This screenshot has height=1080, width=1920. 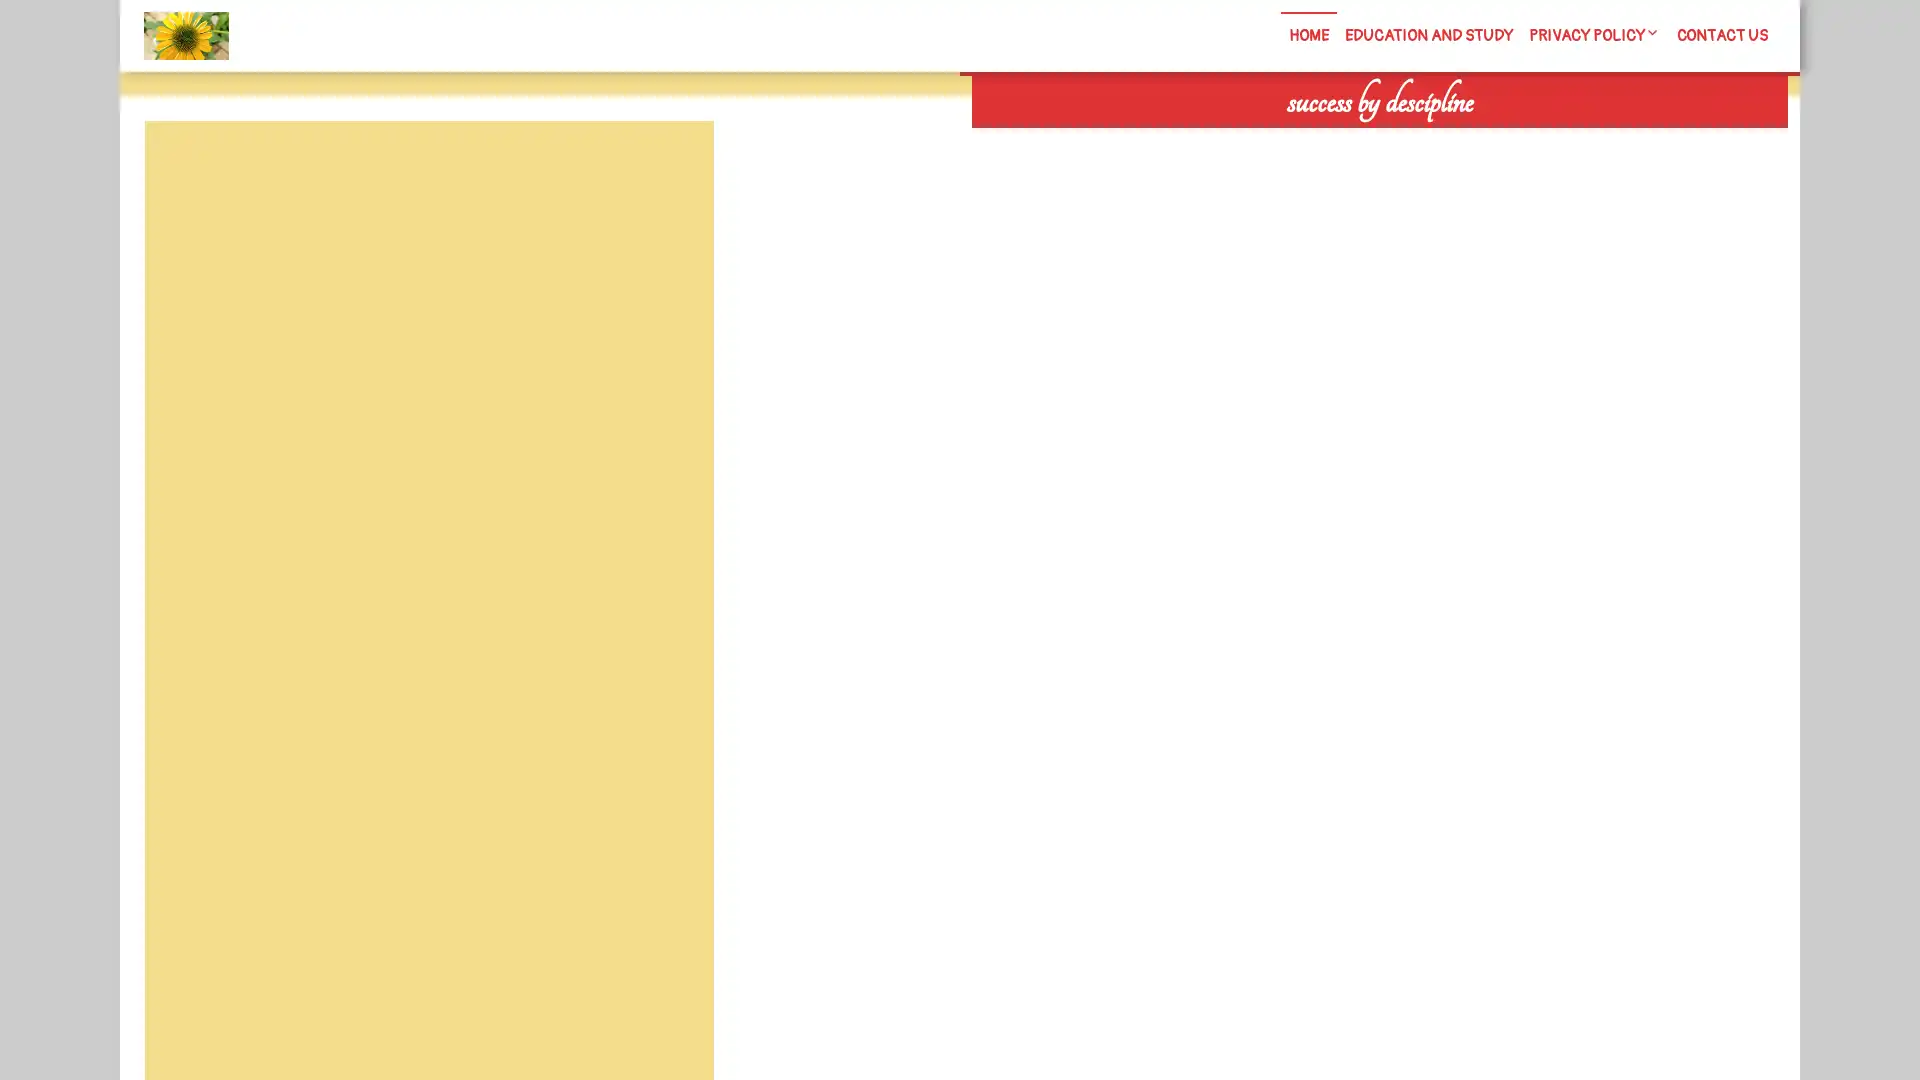 What do you see at coordinates (667, 168) in the screenshot?
I see `Search` at bounding box center [667, 168].